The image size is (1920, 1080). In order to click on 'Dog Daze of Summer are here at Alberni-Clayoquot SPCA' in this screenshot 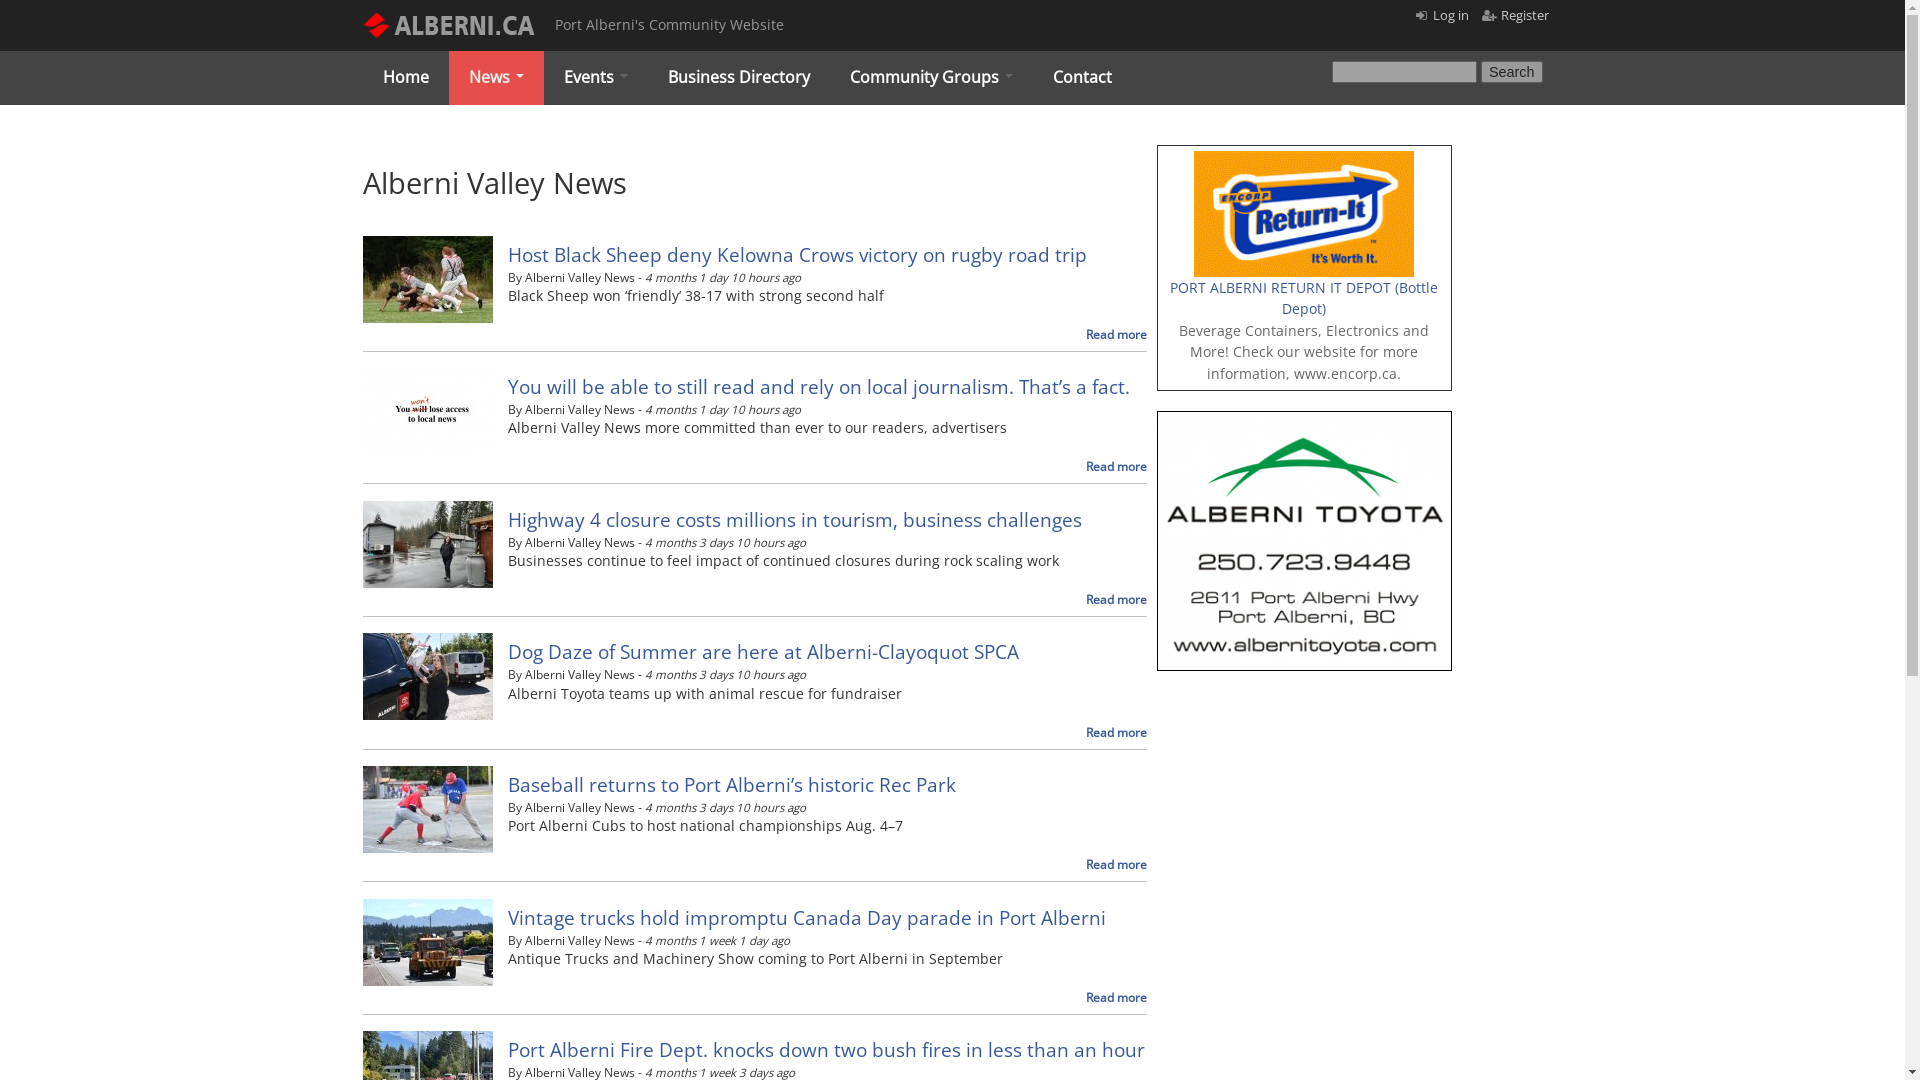, I will do `click(762, 651)`.